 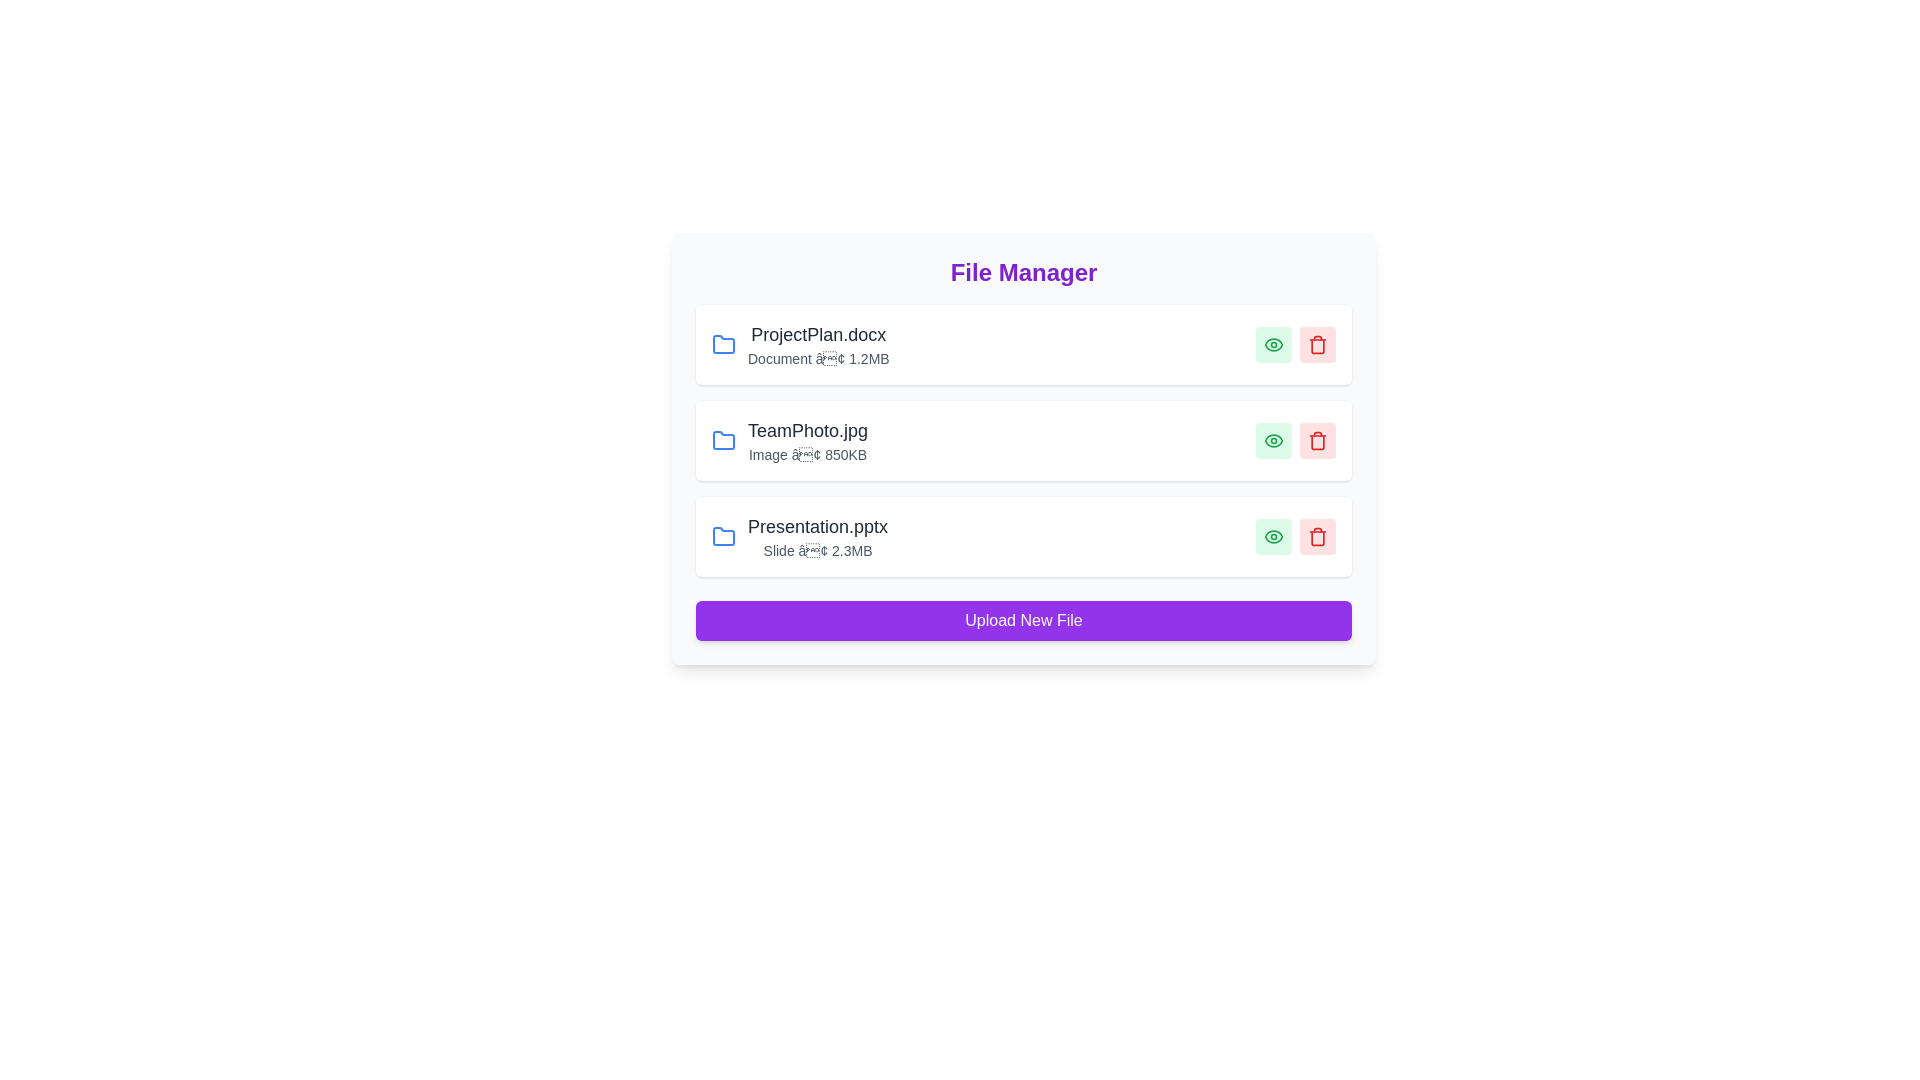 What do you see at coordinates (1023, 620) in the screenshot?
I see `'Upload New File' button to initiate the file upload process` at bounding box center [1023, 620].